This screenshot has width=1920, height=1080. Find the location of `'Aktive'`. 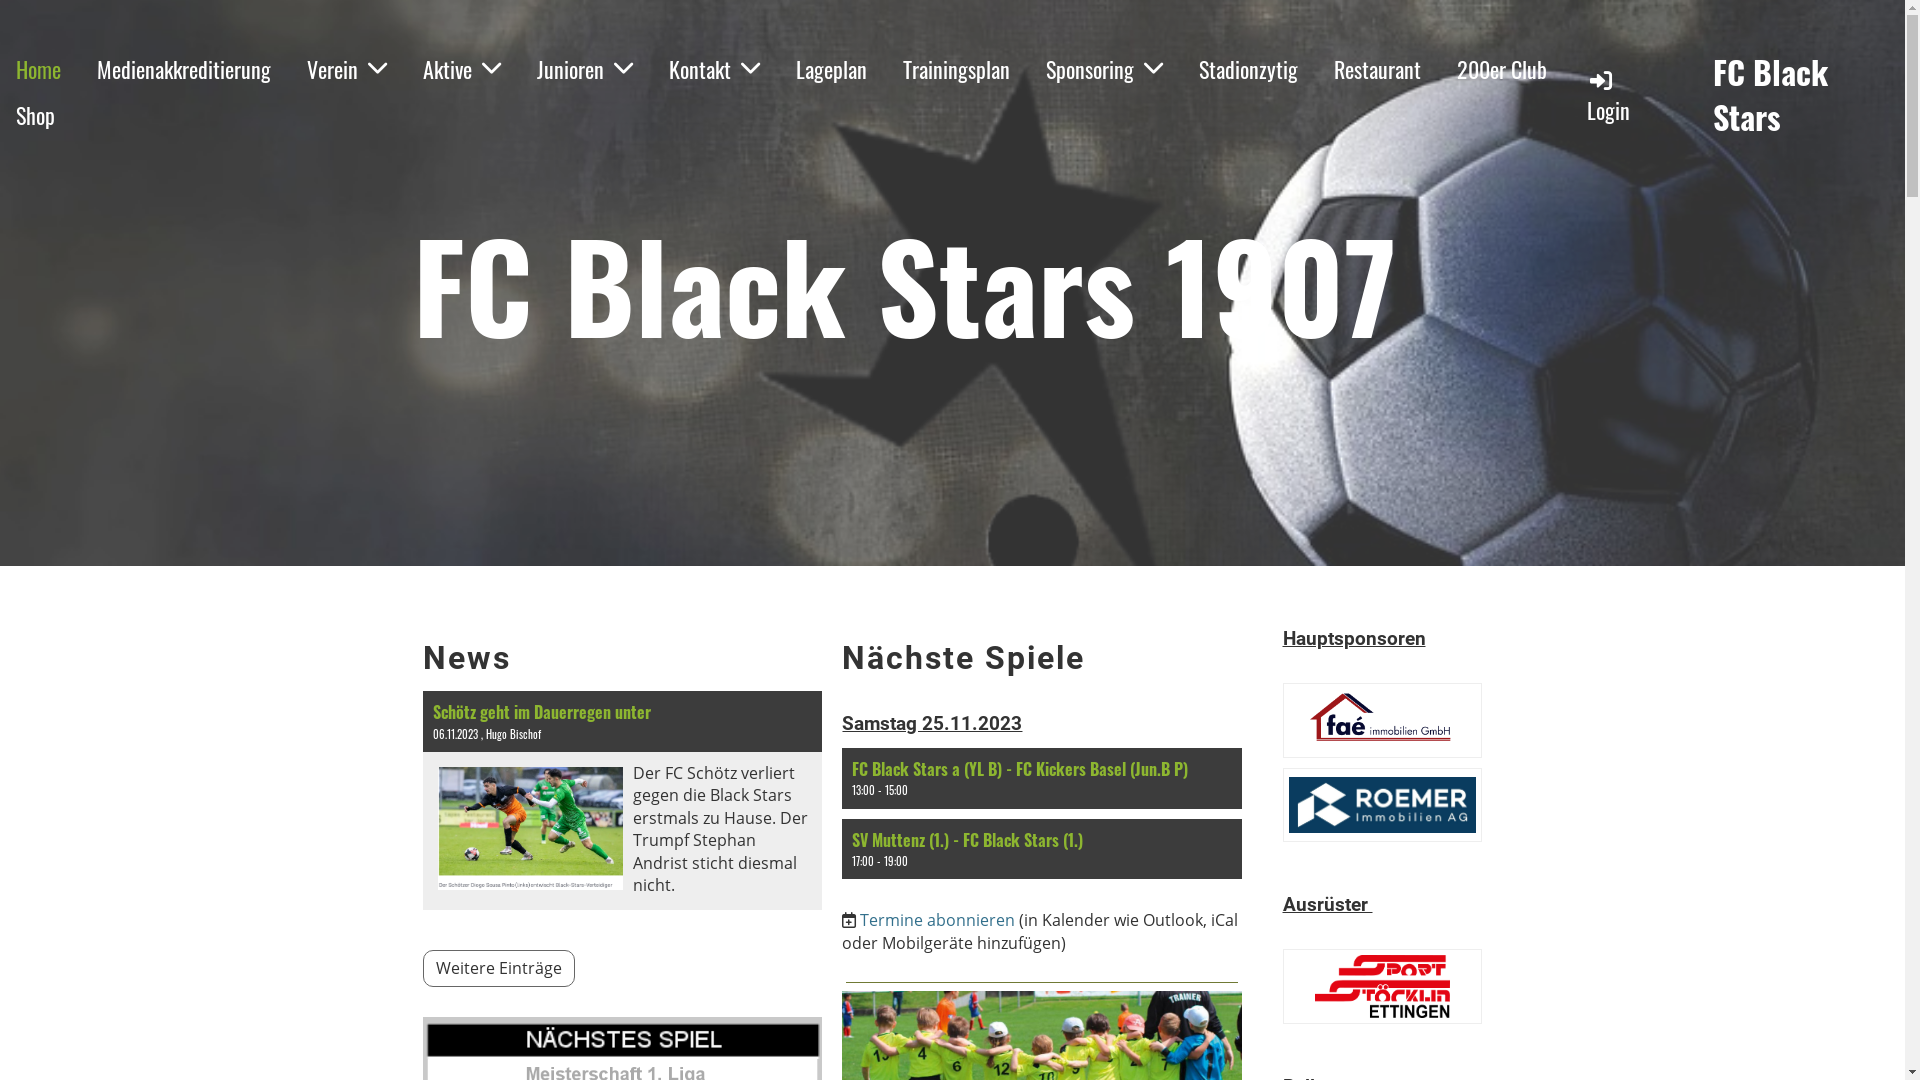

'Aktive' is located at coordinates (460, 68).